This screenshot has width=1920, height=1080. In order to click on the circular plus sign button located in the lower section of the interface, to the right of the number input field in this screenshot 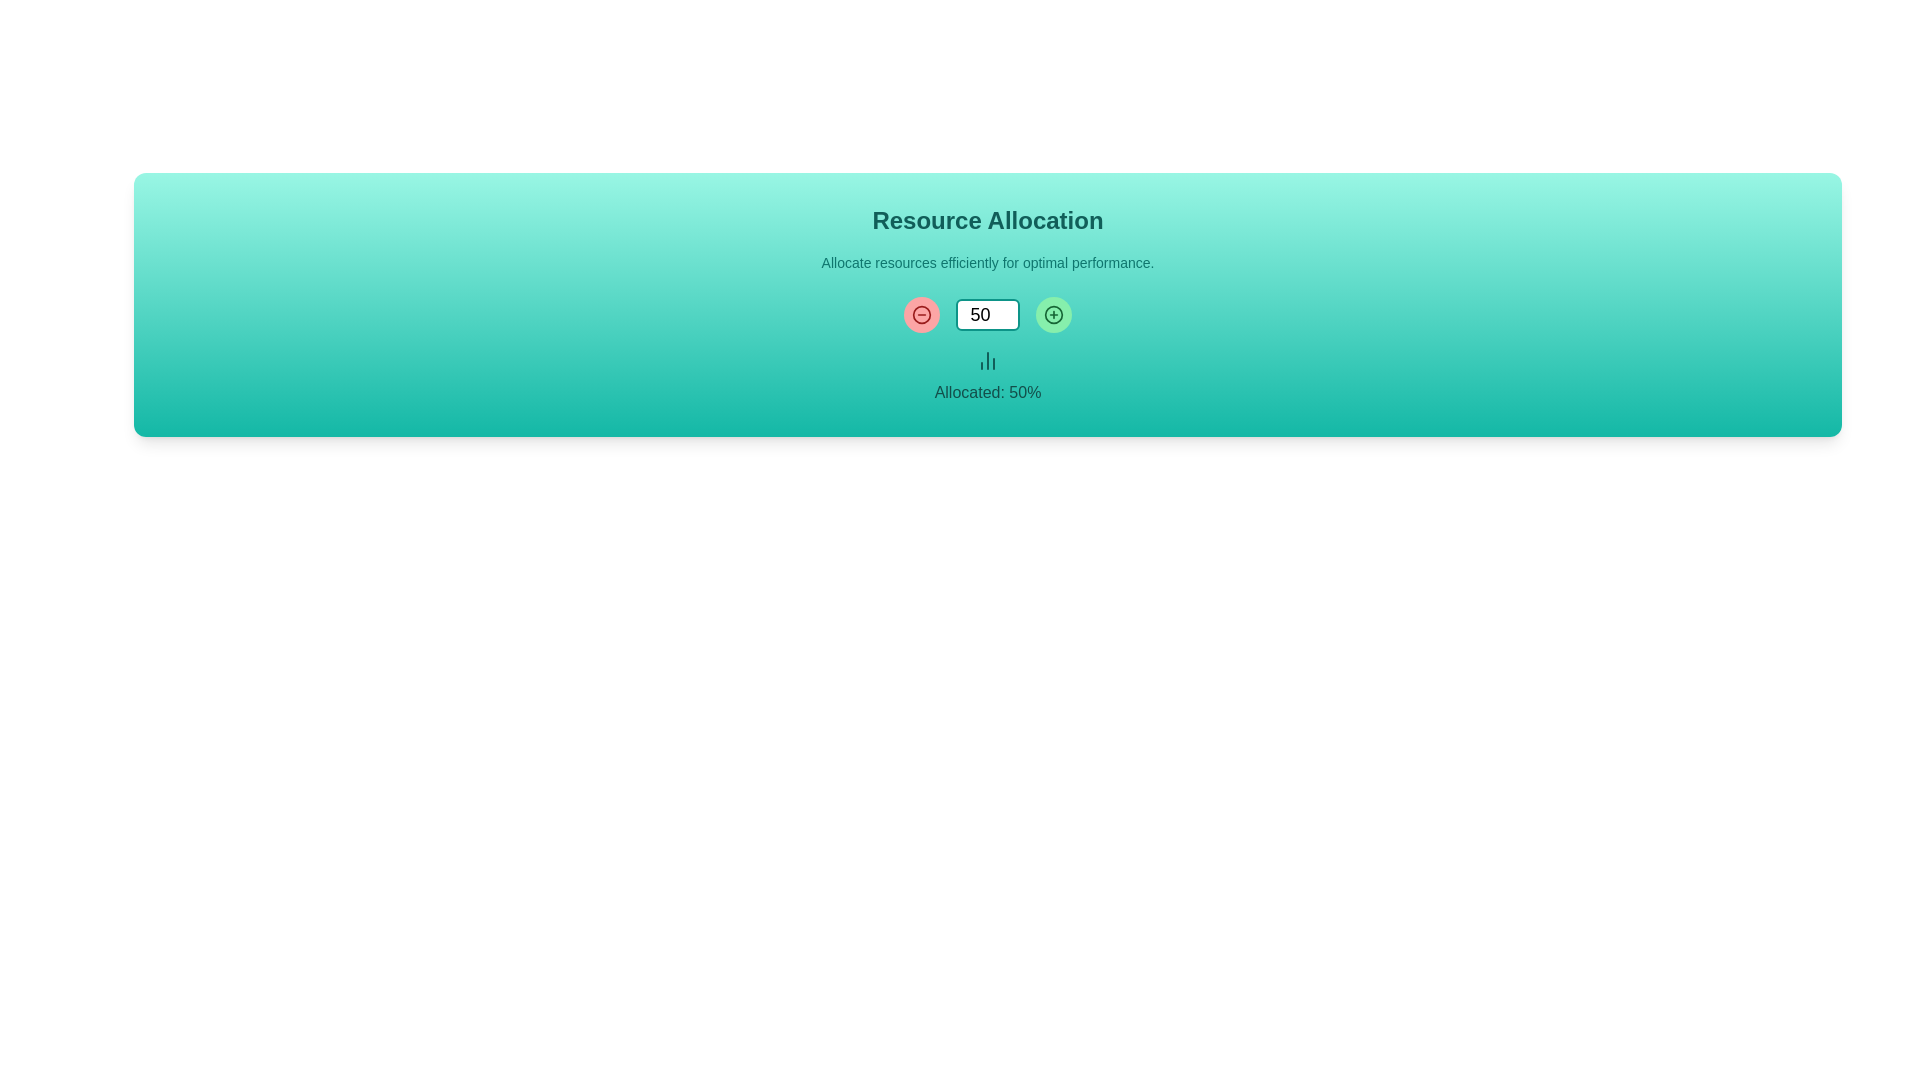, I will do `click(1053, 315)`.